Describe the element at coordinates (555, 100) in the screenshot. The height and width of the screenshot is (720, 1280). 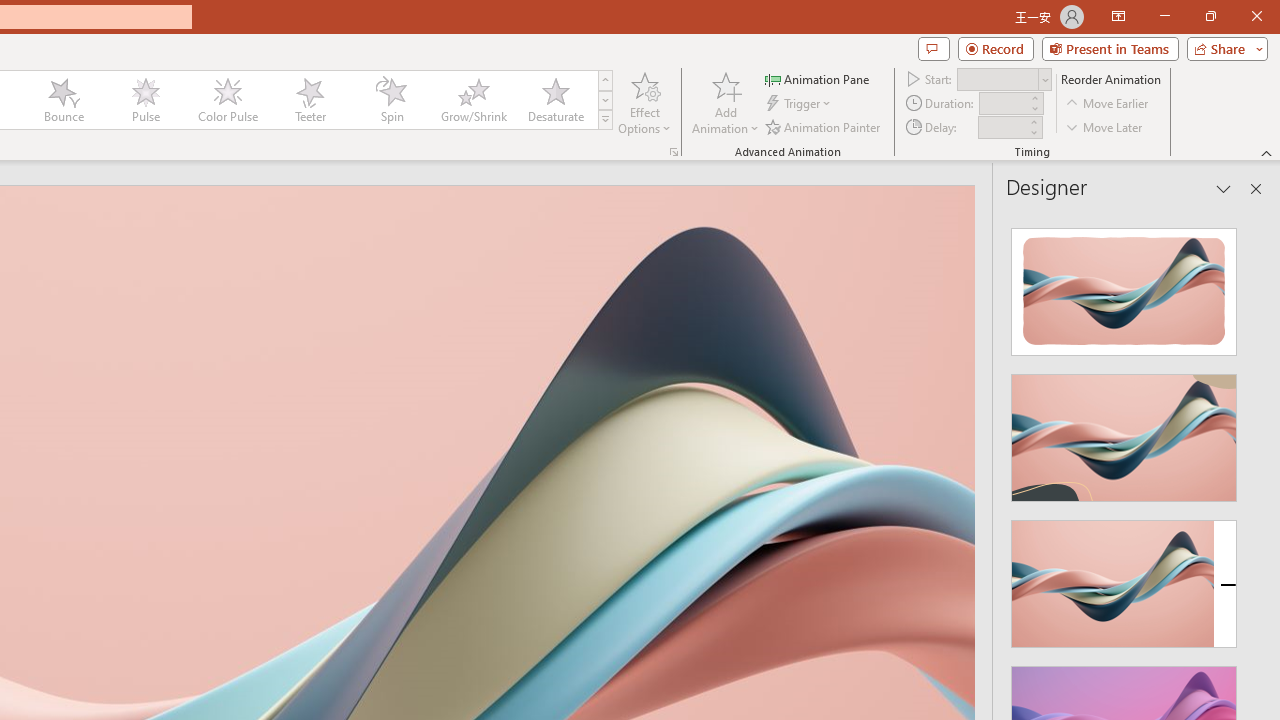
I see `'Desaturate'` at that location.